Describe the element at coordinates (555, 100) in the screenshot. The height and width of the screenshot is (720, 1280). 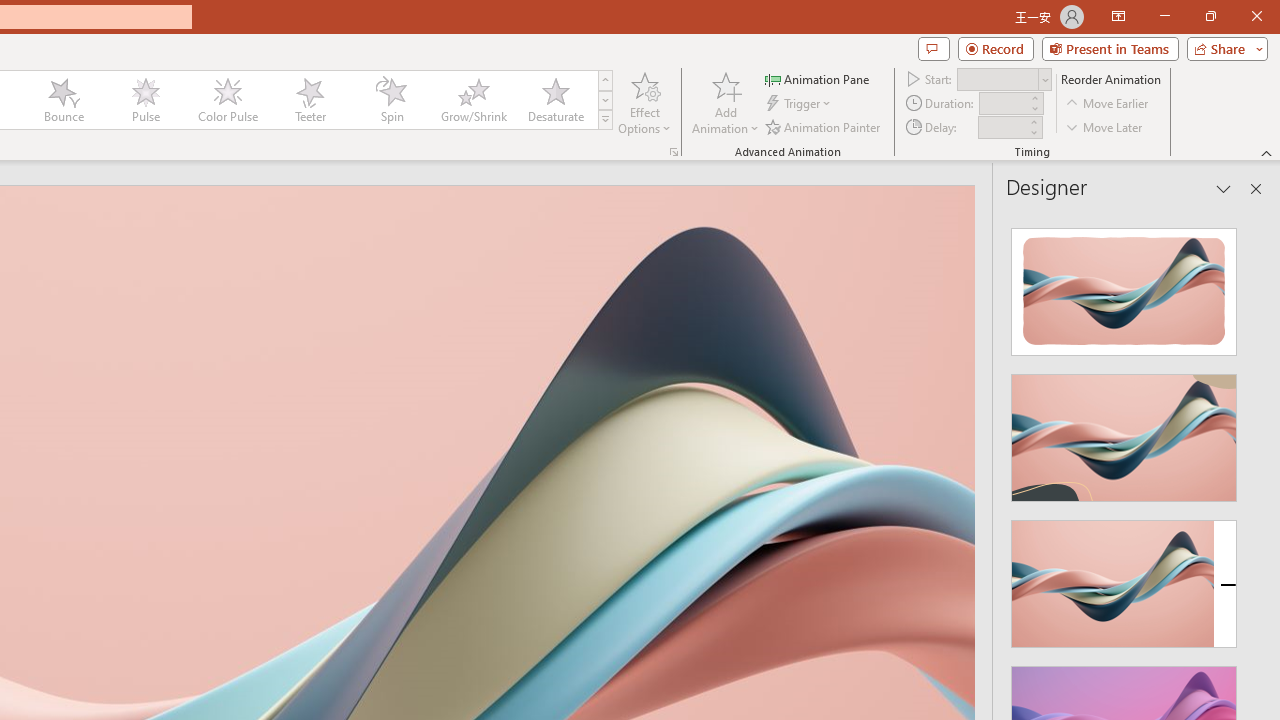
I see `'Desaturate'` at that location.